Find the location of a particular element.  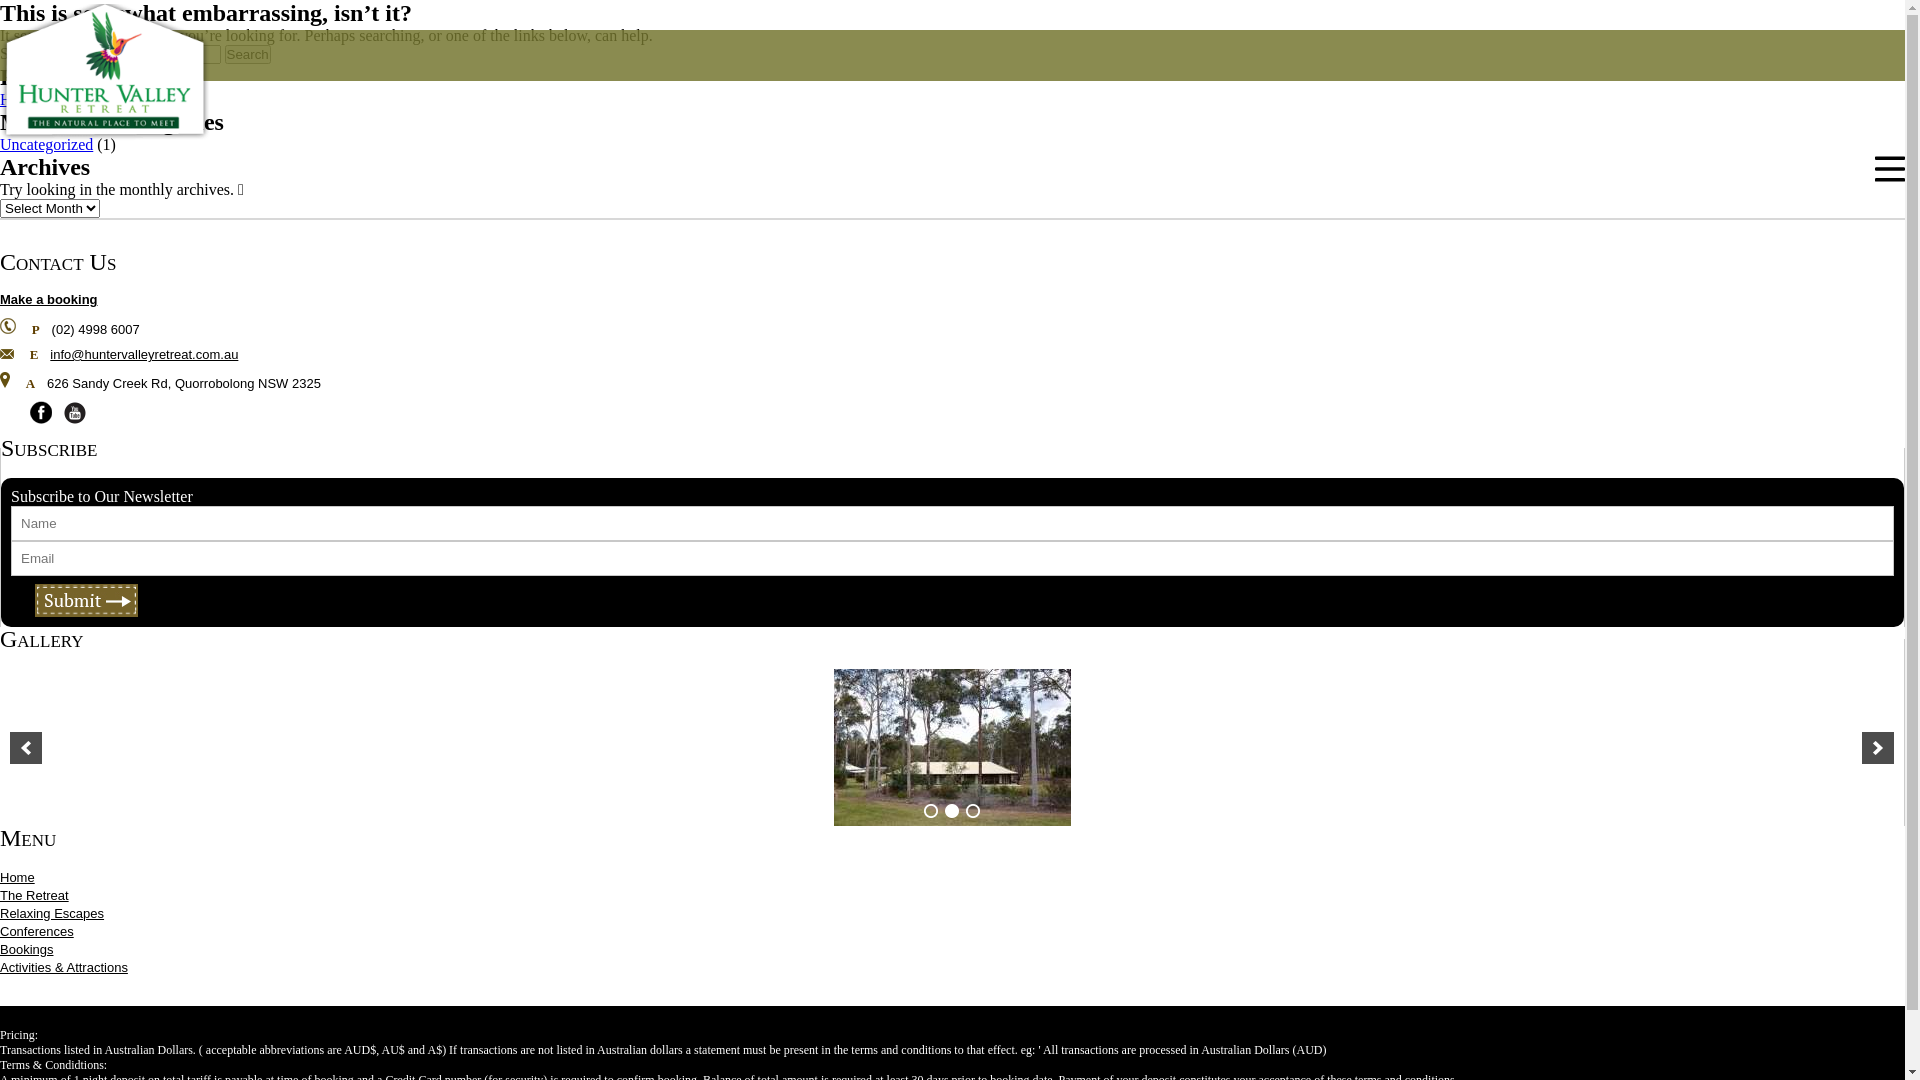

'Submit' is located at coordinates (85, 599).